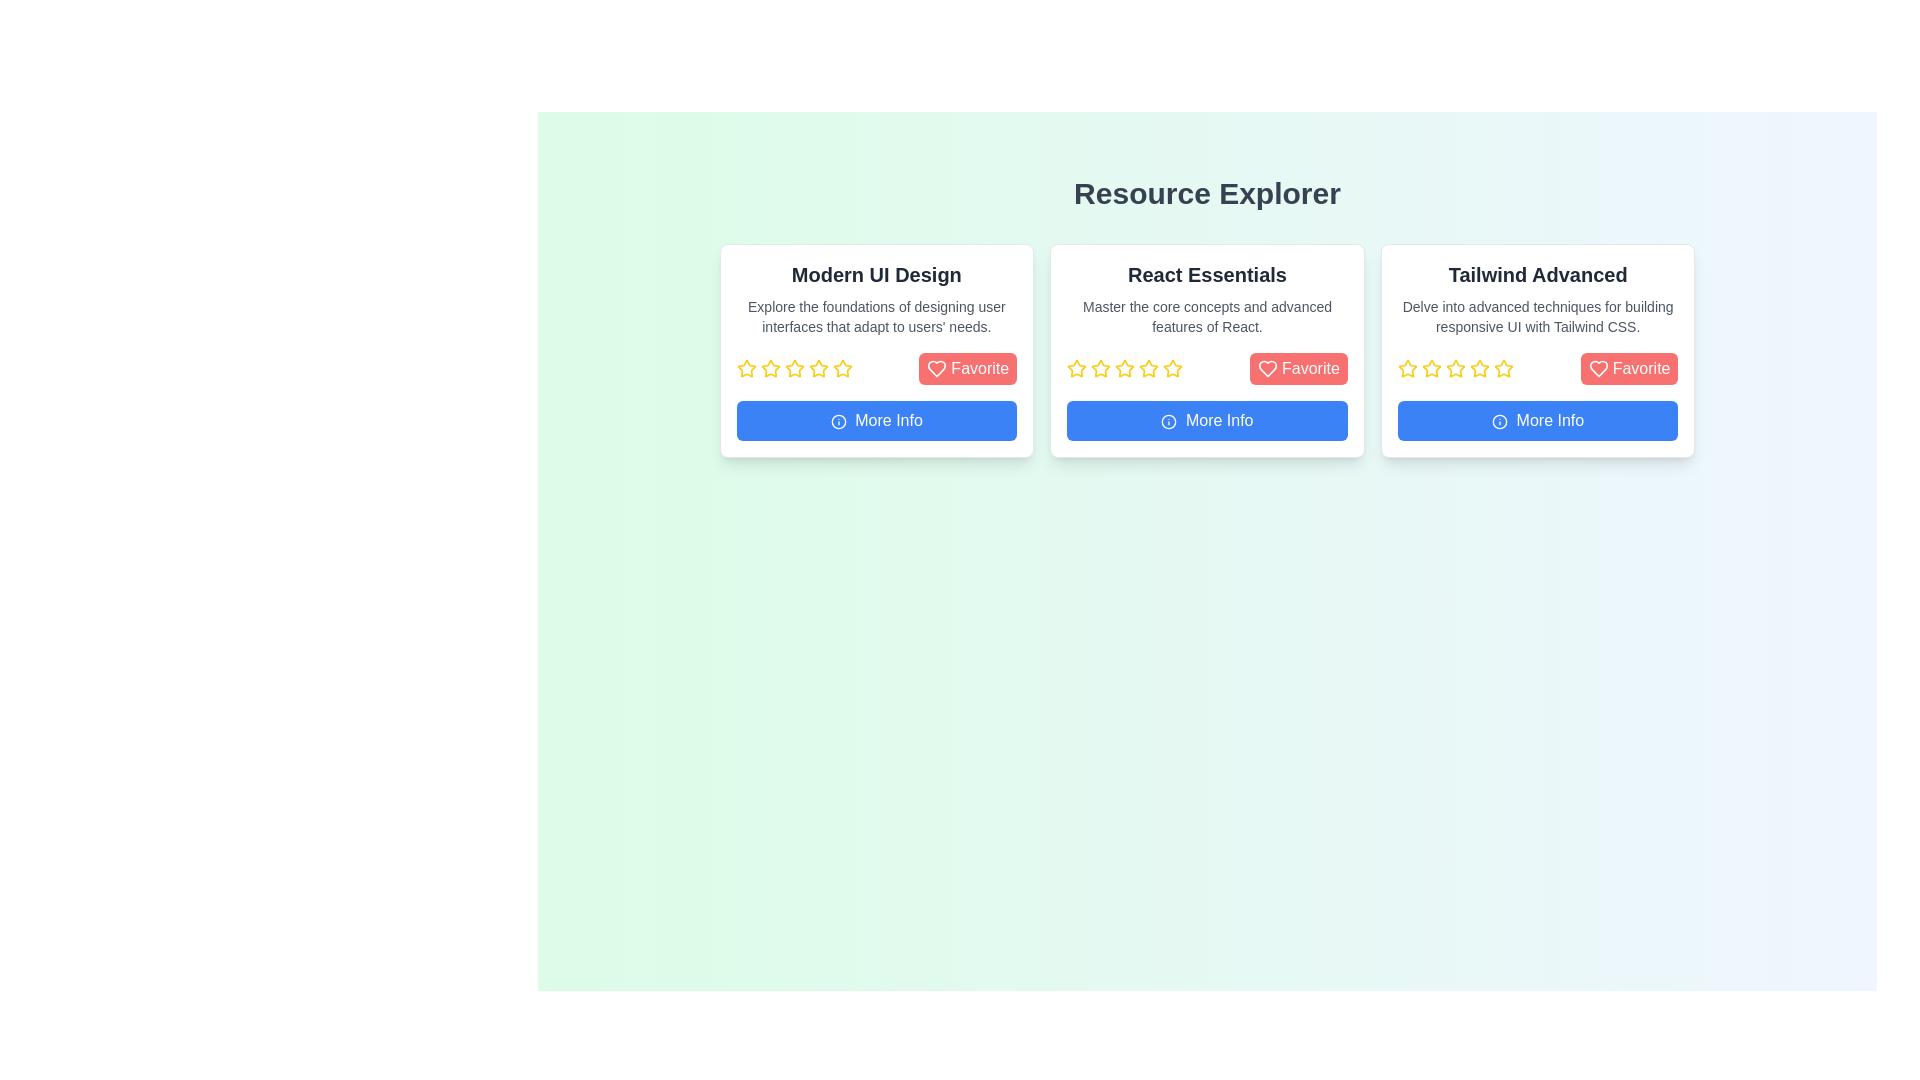  I want to click on the heart icon located within the second 'Favorite' button on the right side of the interface, so click(1597, 369).